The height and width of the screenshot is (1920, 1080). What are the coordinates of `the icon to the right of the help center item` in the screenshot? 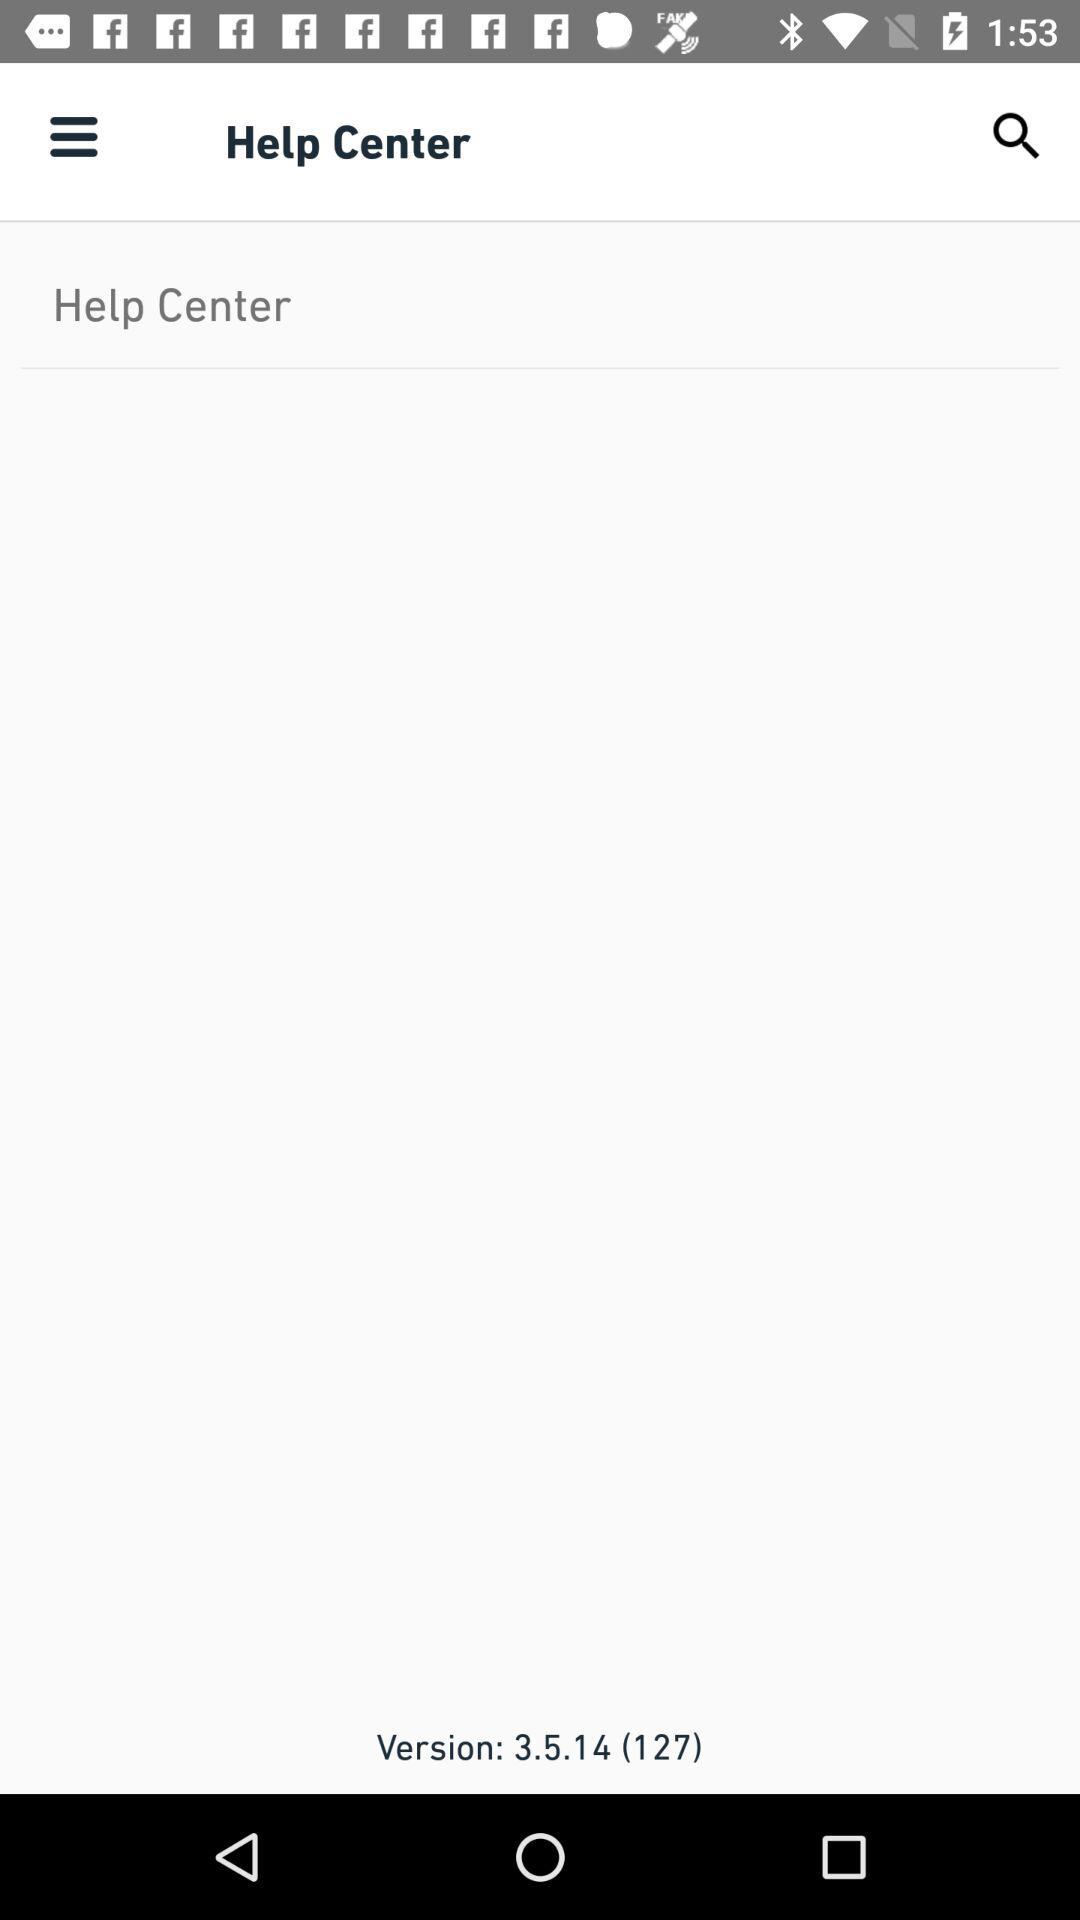 It's located at (1017, 135).